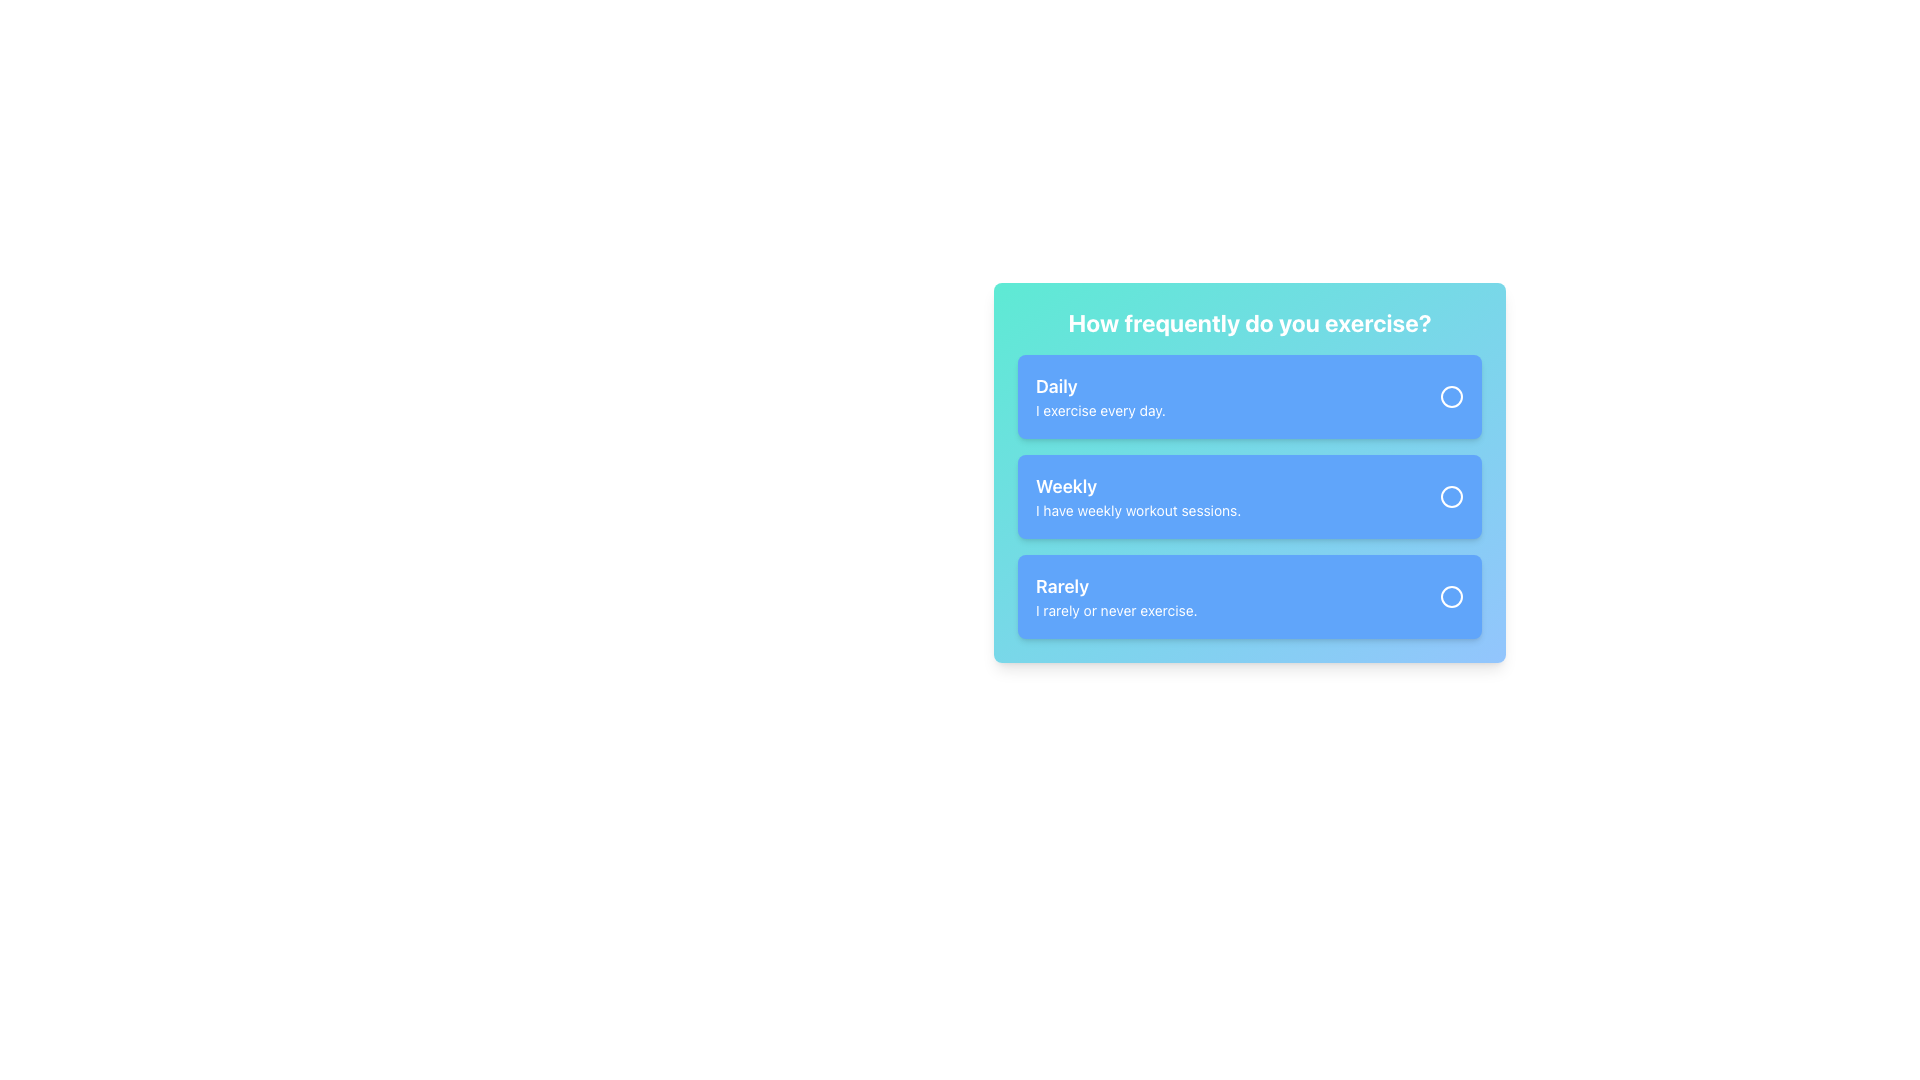 This screenshot has height=1080, width=1920. Describe the element at coordinates (1451, 397) in the screenshot. I see `SVG circle element styled with a white stroke and no fill, positioned near the right side of the blue button labeled 'Daily'` at that location.